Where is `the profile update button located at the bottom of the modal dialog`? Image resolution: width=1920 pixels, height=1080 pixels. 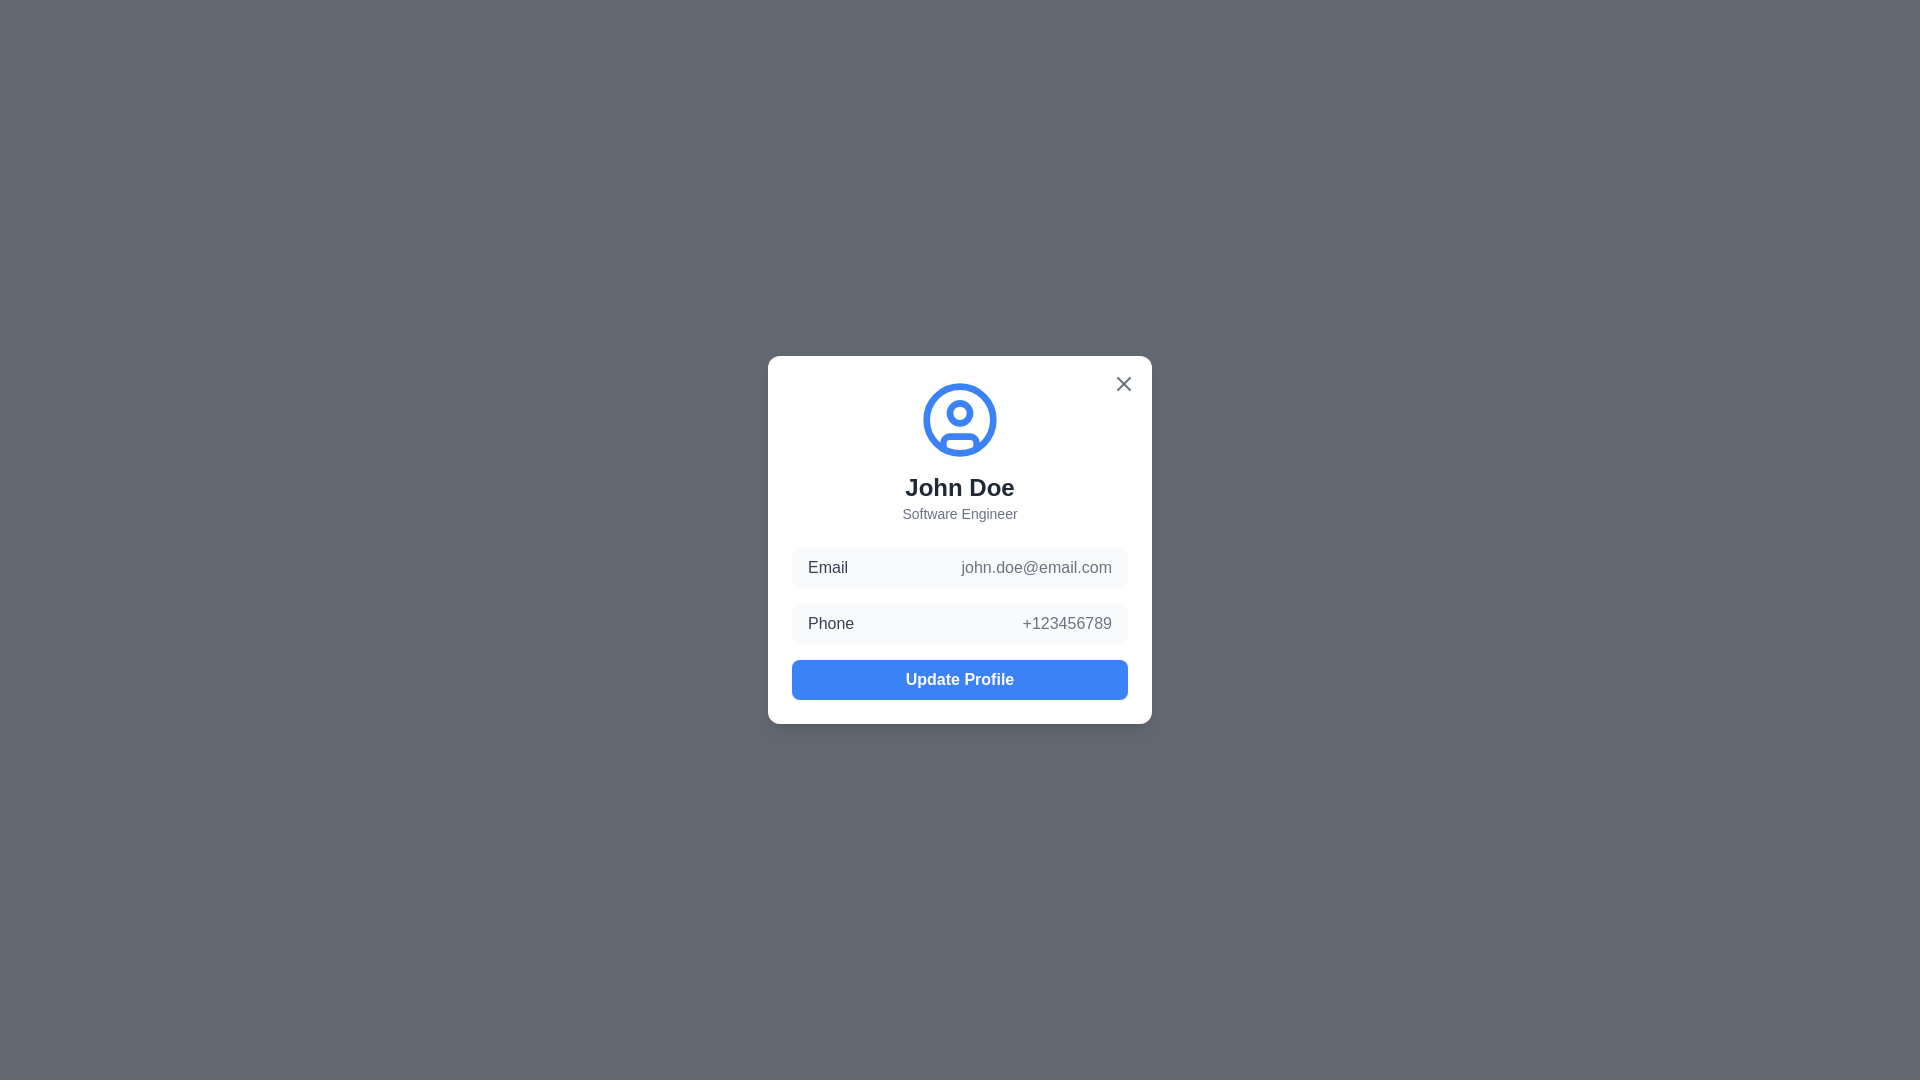
the profile update button located at the bottom of the modal dialog is located at coordinates (960, 678).